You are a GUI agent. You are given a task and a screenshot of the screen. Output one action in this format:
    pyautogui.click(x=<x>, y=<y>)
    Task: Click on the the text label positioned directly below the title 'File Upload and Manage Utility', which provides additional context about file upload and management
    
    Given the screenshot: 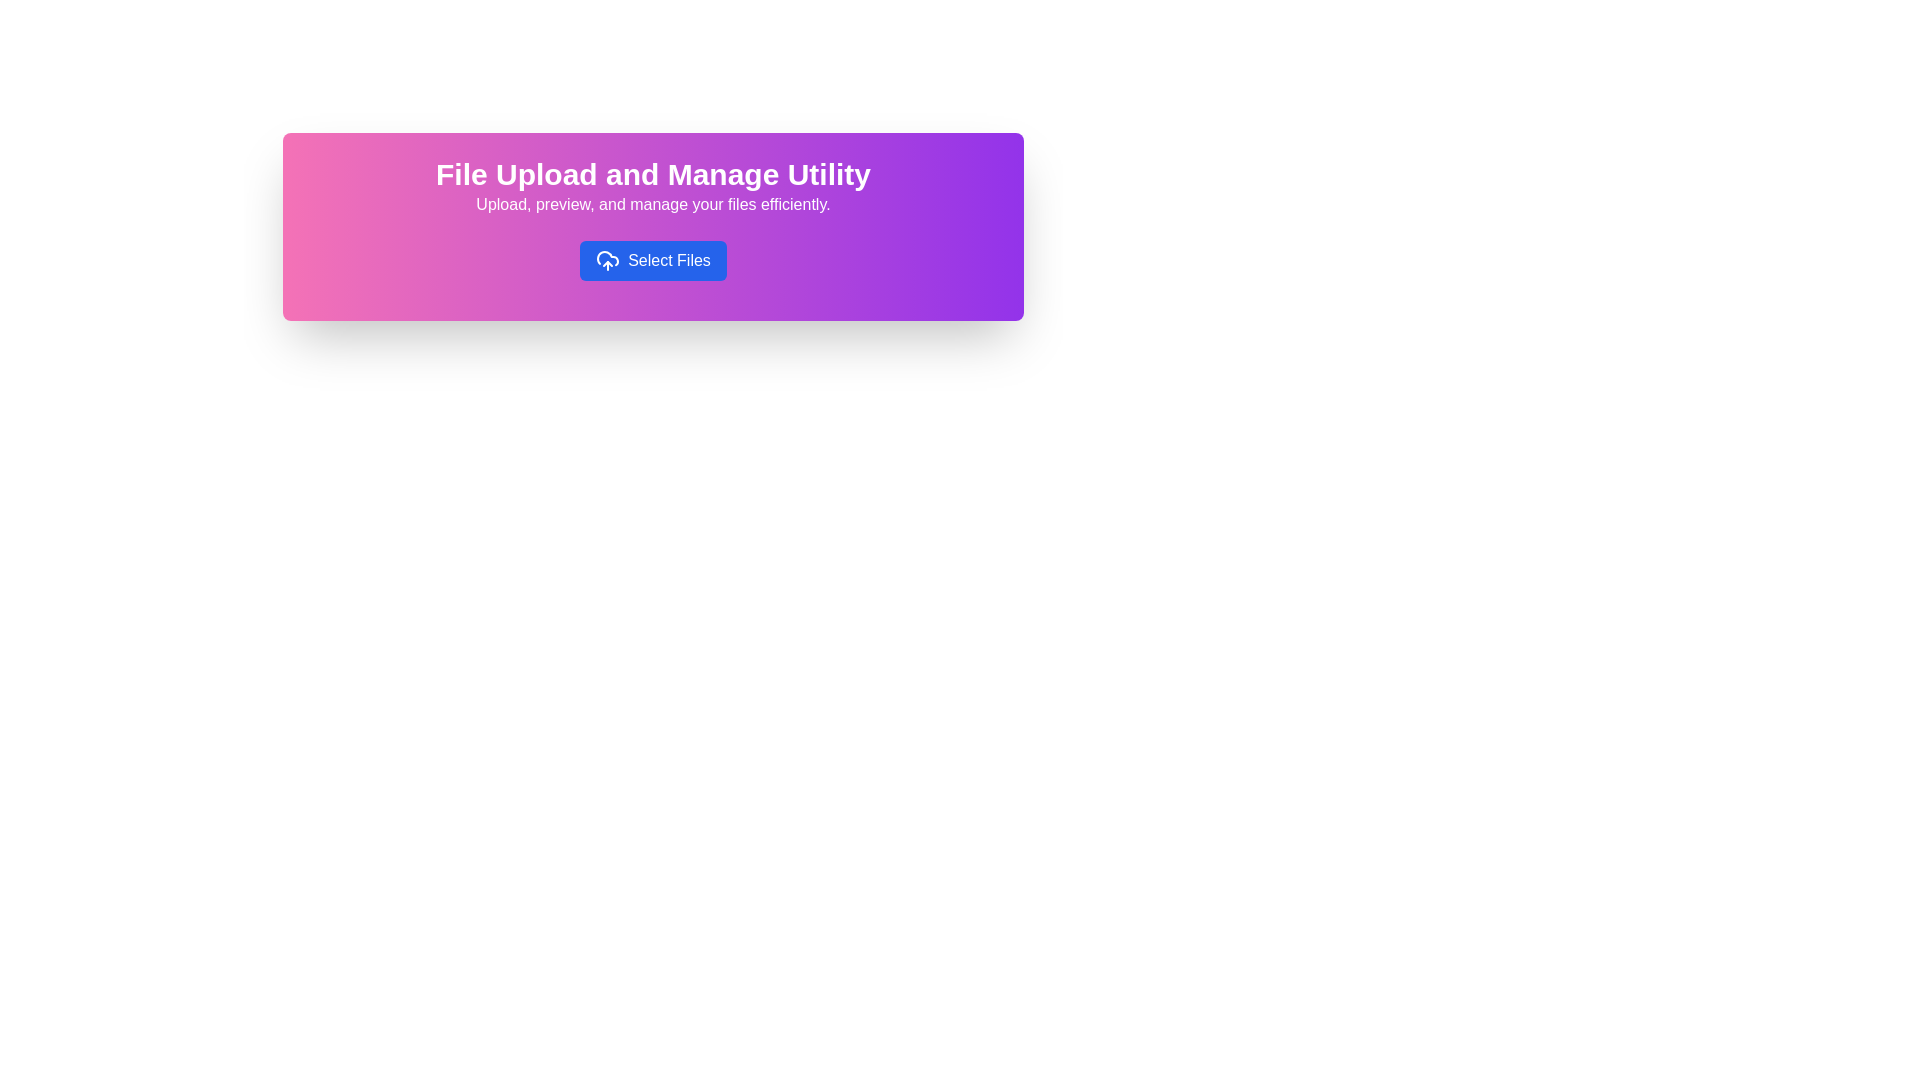 What is the action you would take?
    pyautogui.click(x=653, y=204)
    